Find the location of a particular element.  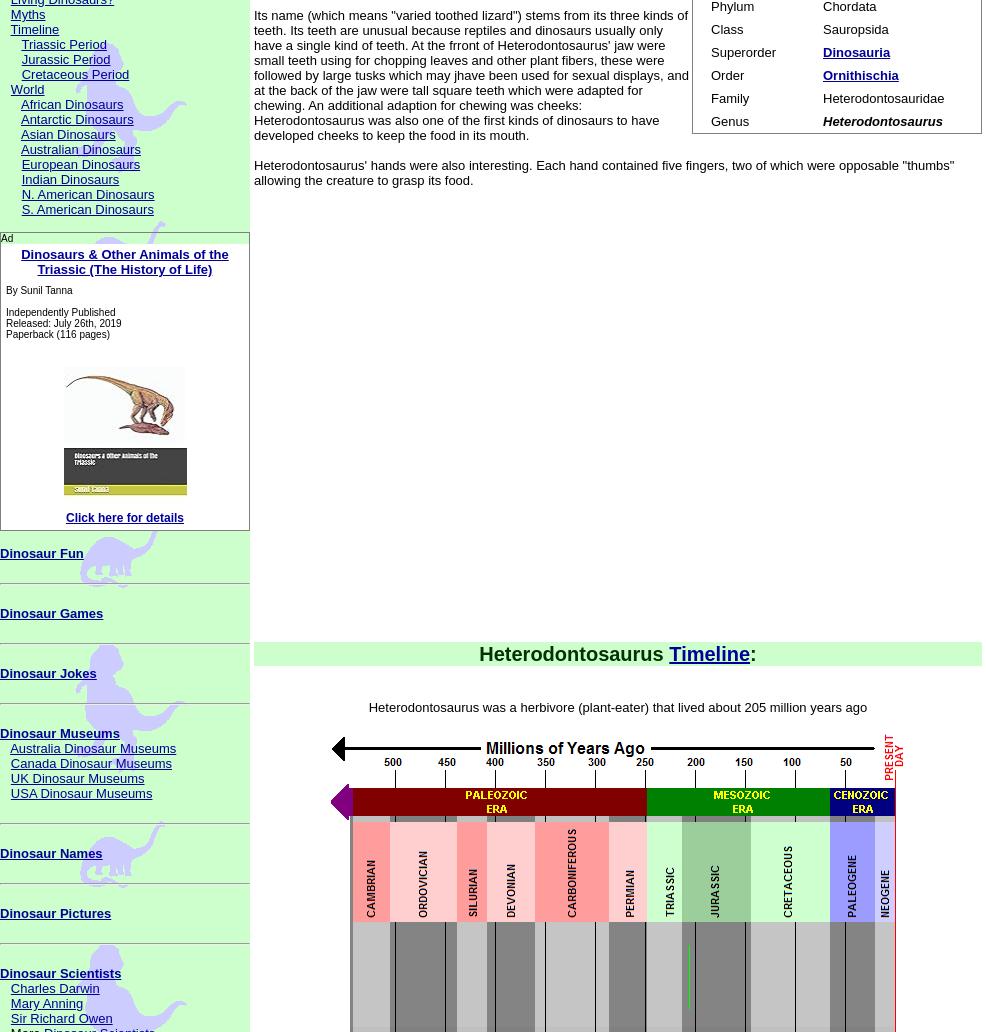

'World' is located at coordinates (8, 89).